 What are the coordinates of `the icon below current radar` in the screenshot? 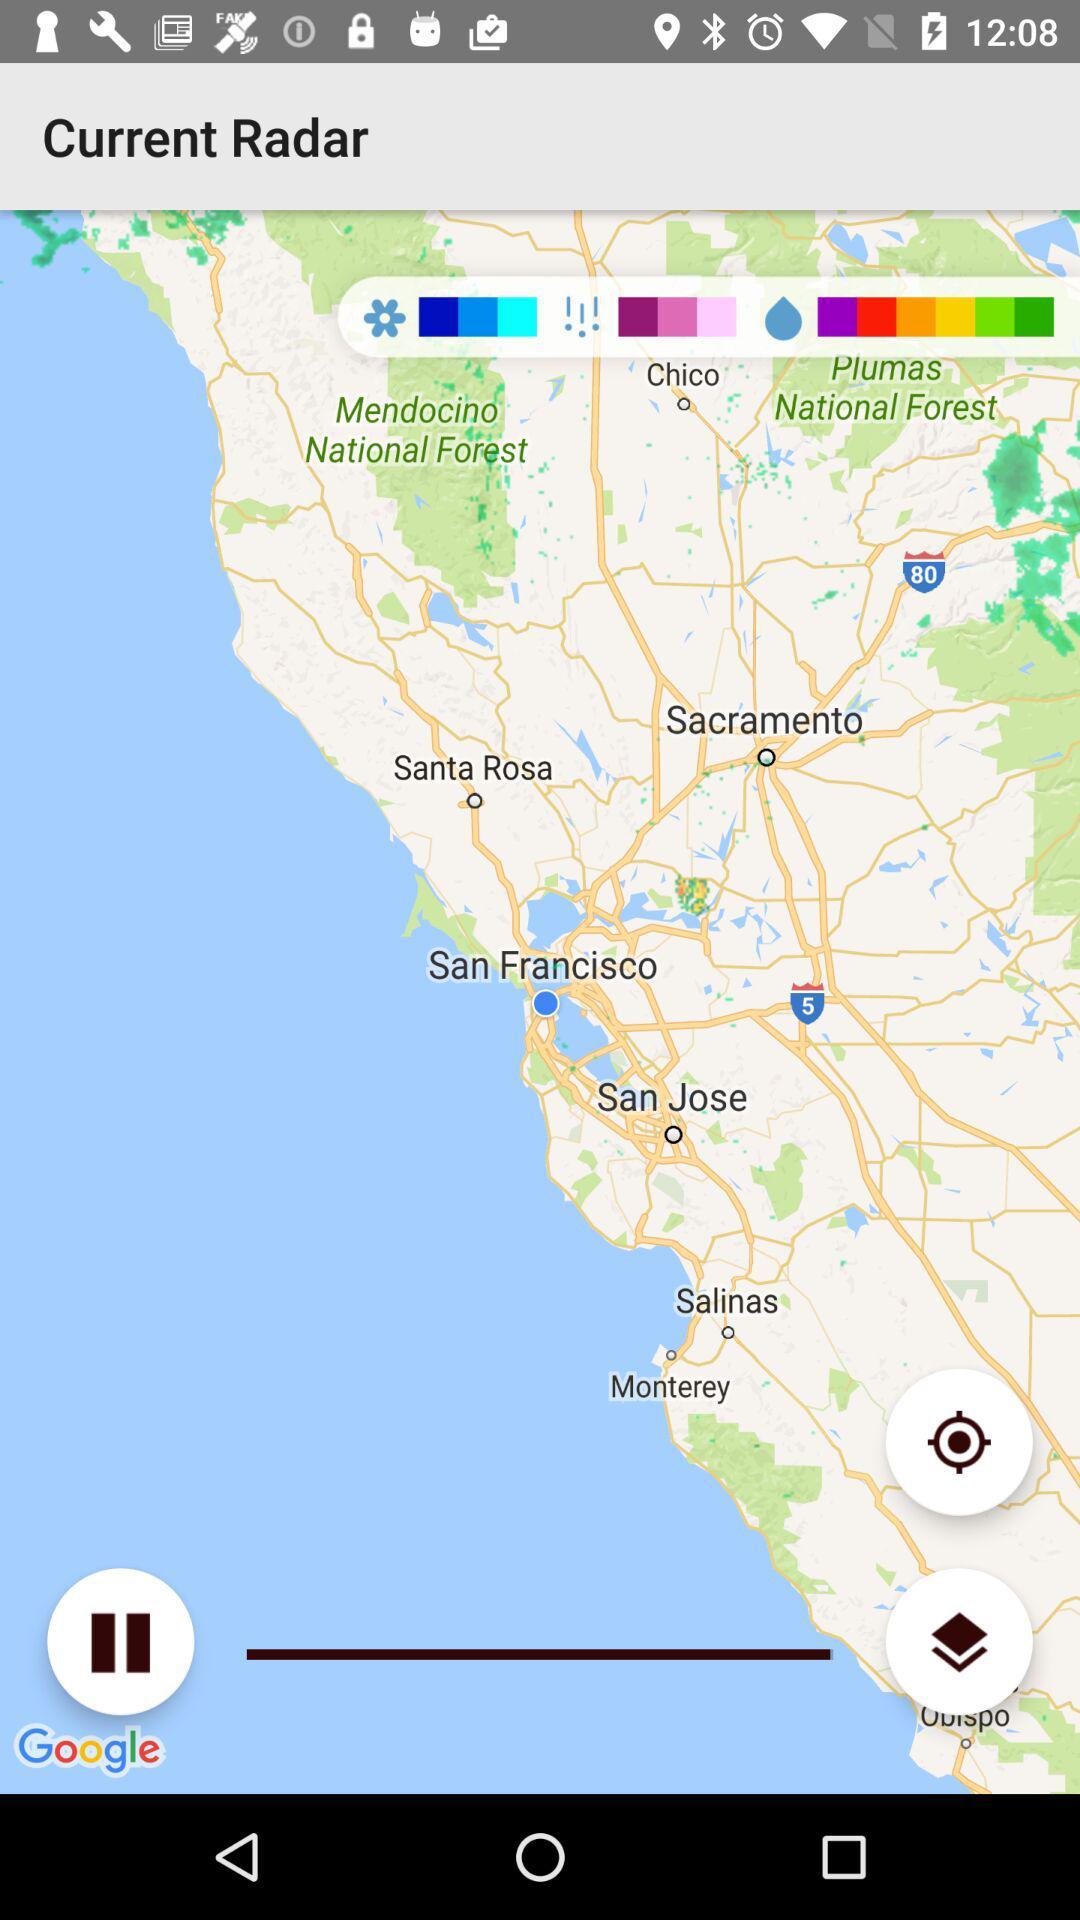 It's located at (120, 1641).